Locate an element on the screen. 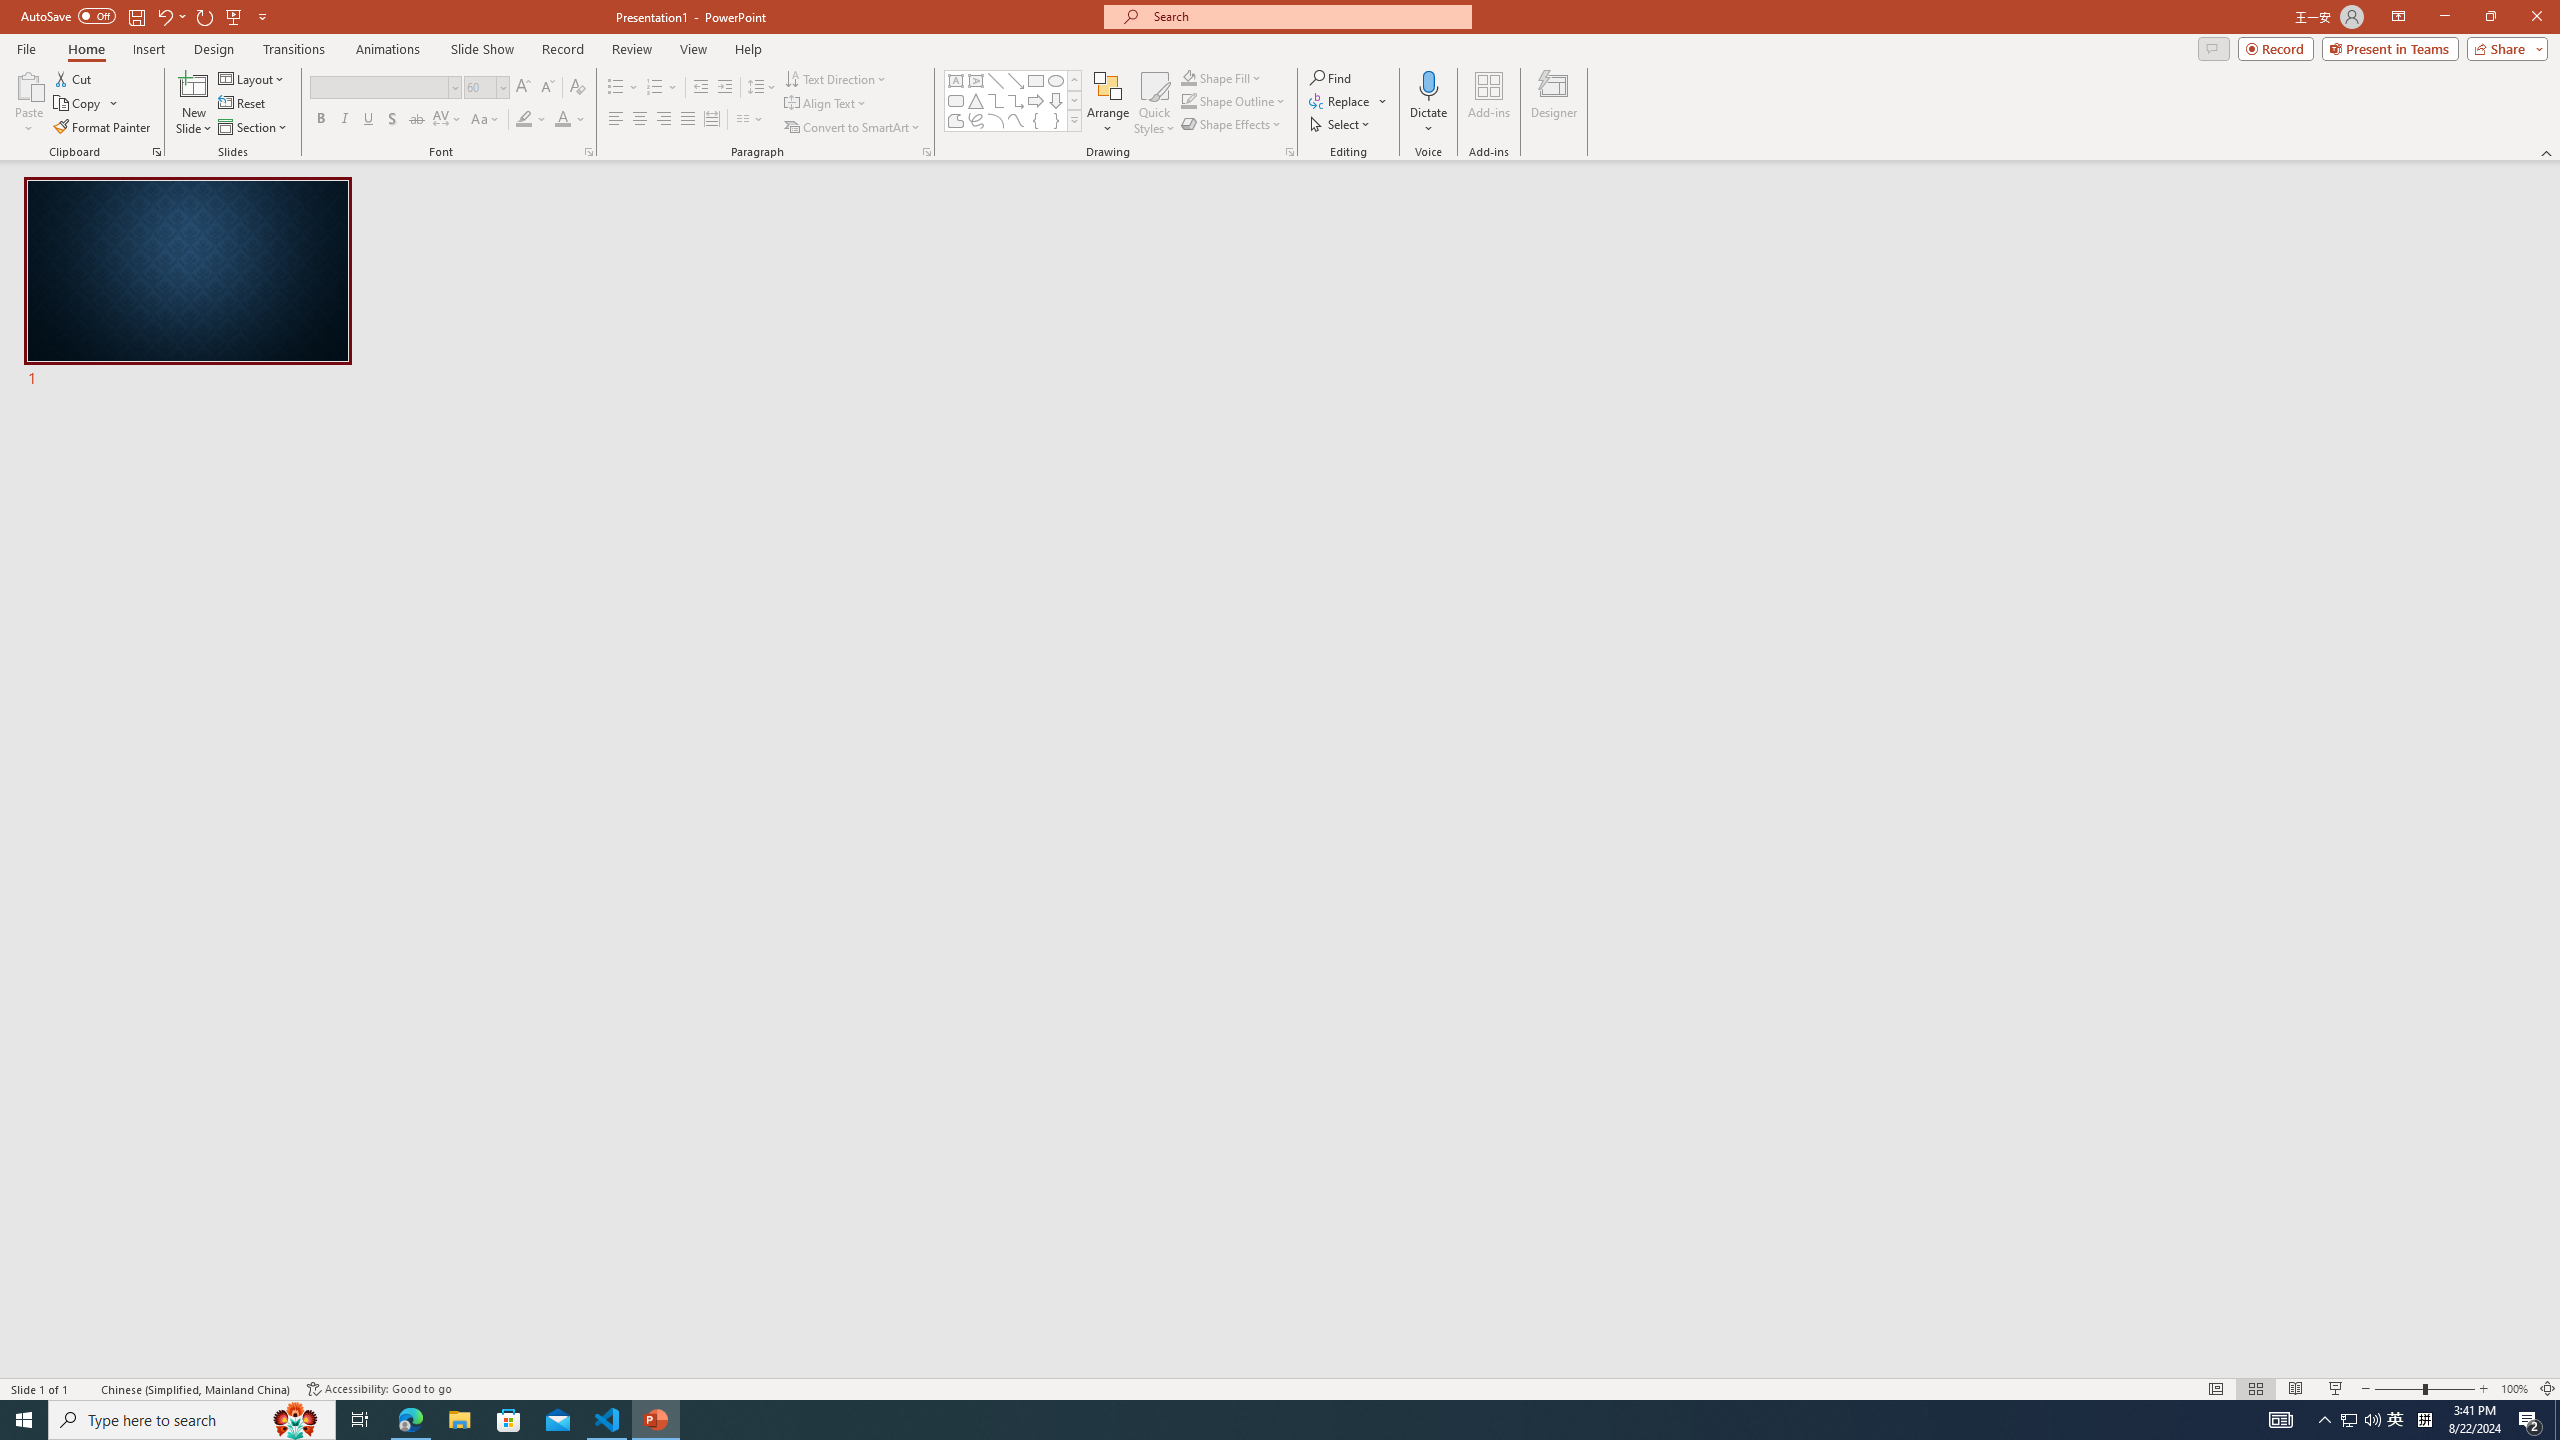  'Numbering' is located at coordinates (663, 87).